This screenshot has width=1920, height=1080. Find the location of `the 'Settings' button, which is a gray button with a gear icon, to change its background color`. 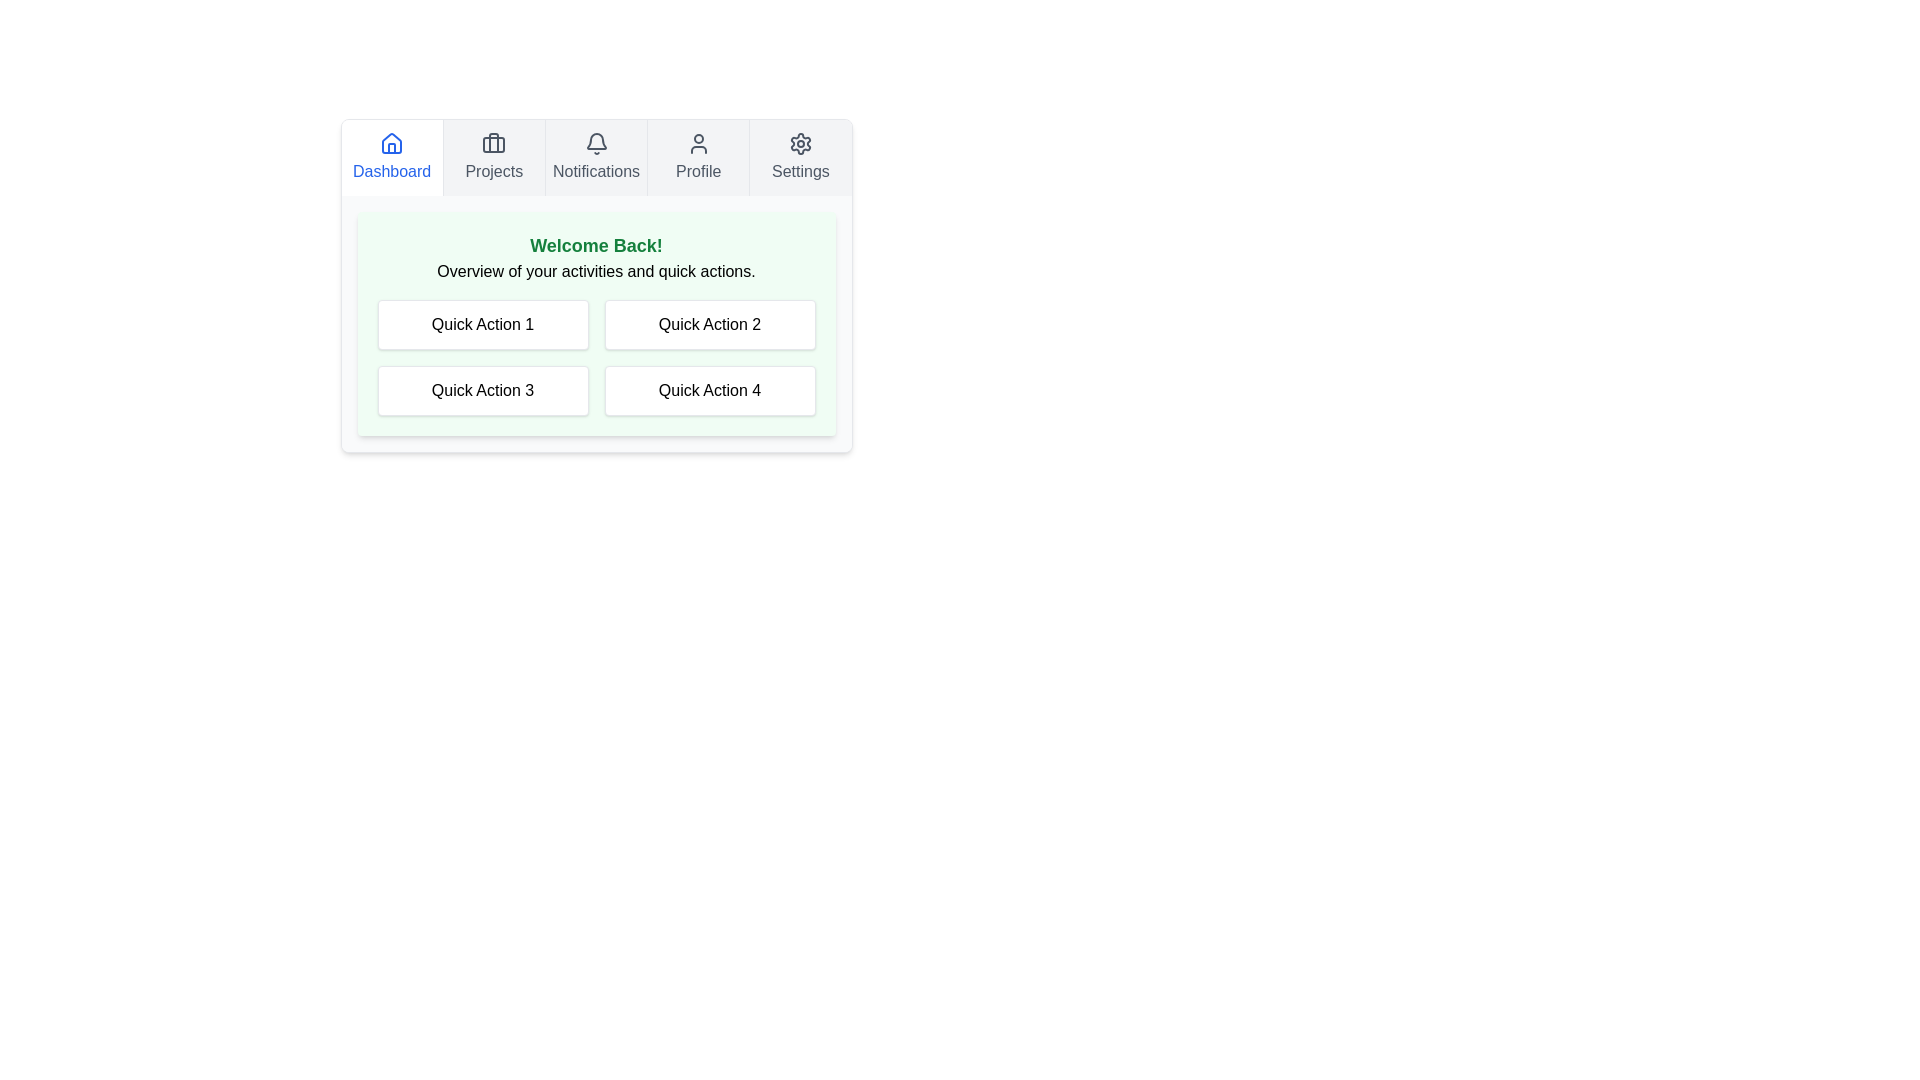

the 'Settings' button, which is a gray button with a gear icon, to change its background color is located at coordinates (800, 157).